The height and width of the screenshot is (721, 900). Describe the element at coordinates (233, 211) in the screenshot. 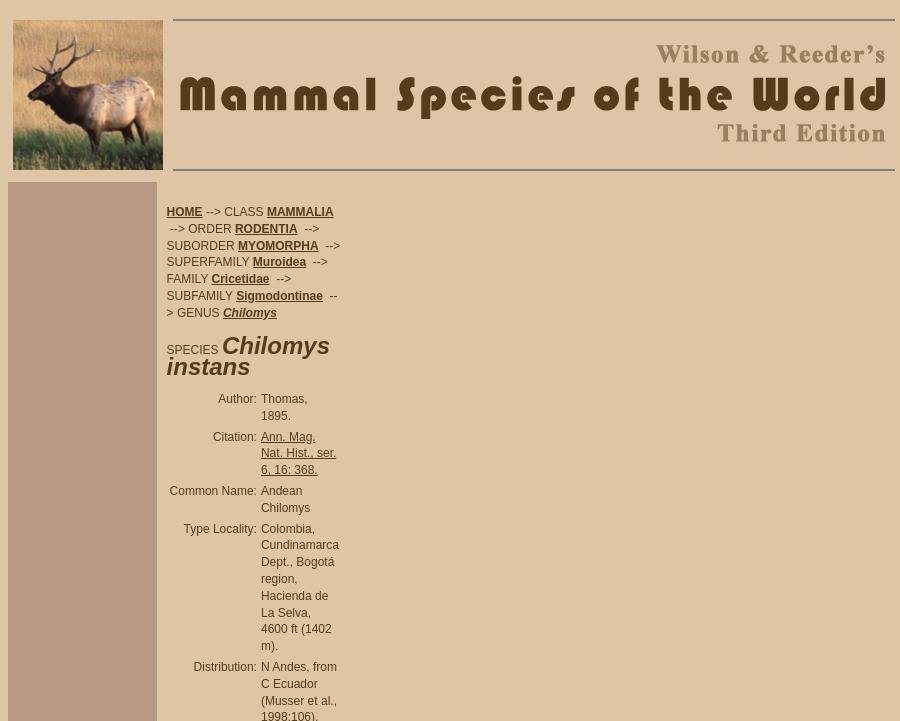

I see `'--> CLASS'` at that location.